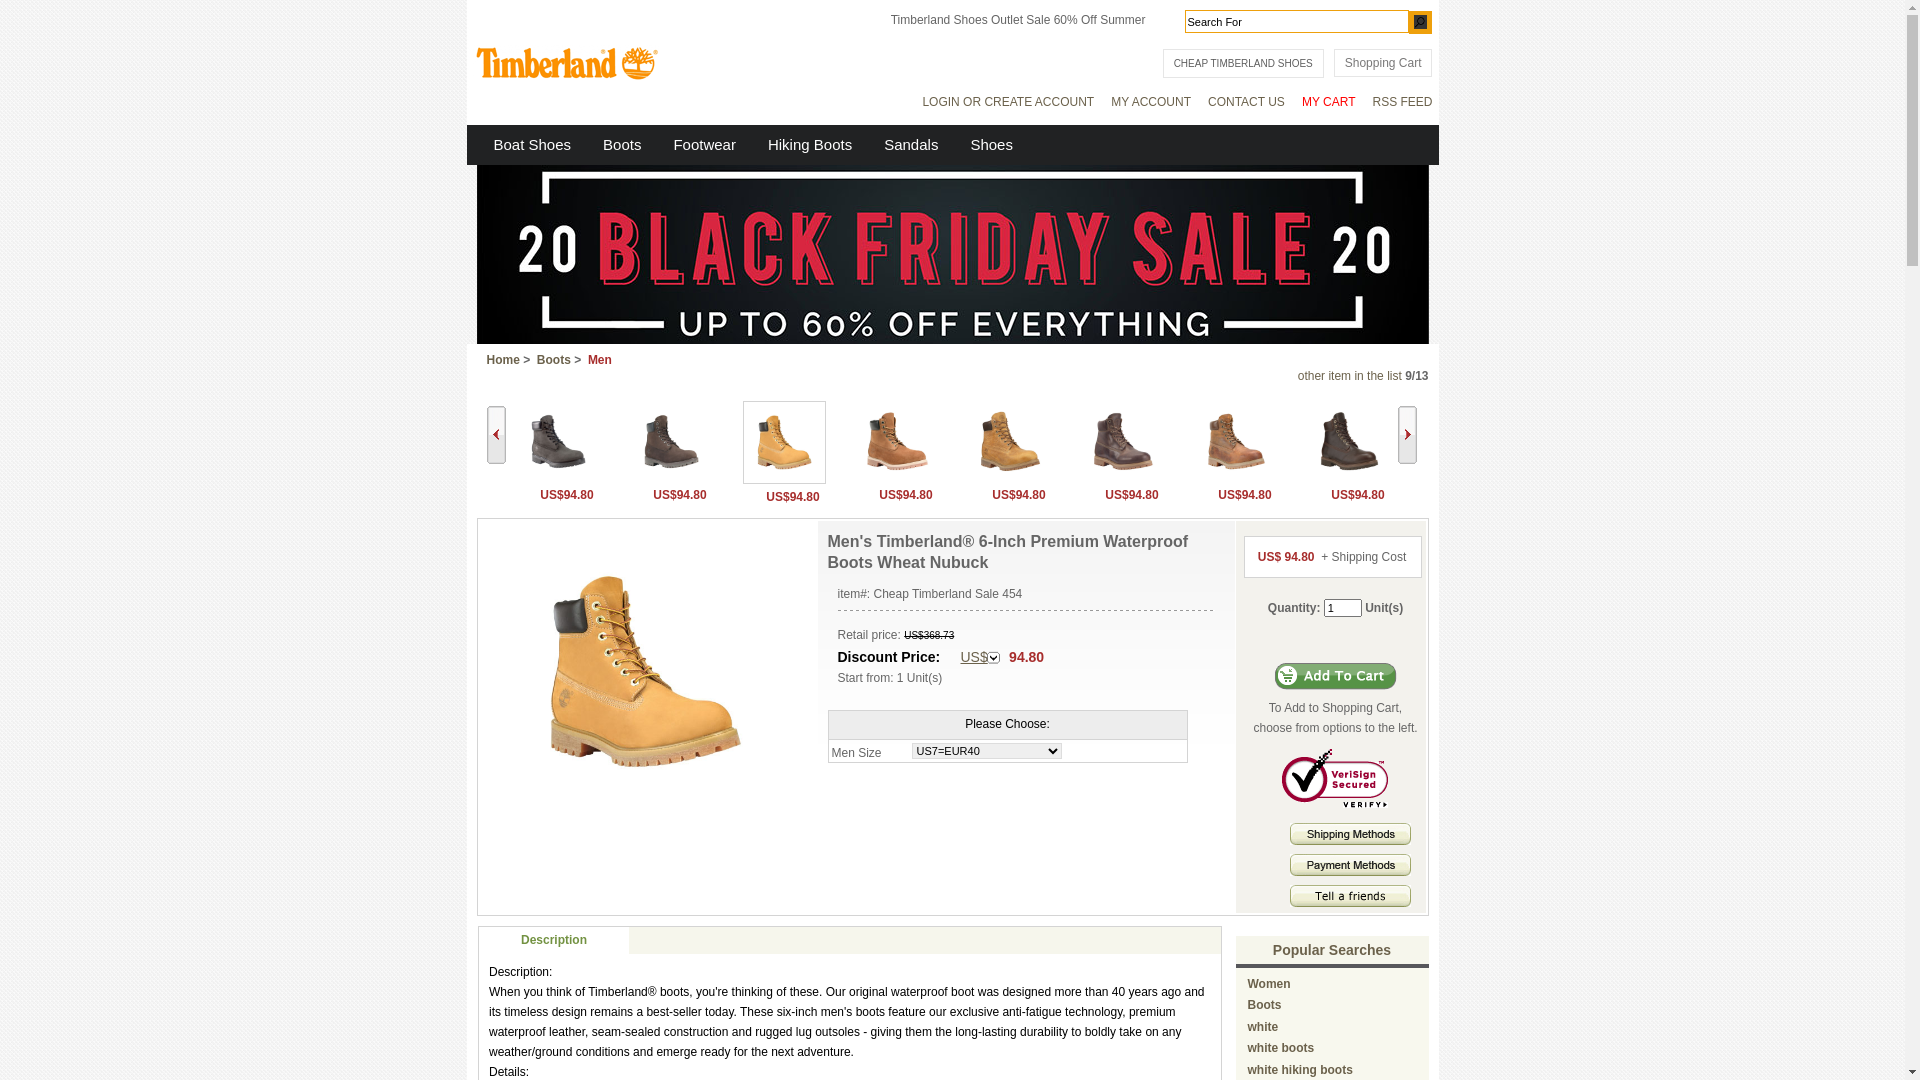 This screenshot has height=1080, width=1920. Describe the element at coordinates (1247, 982) in the screenshot. I see `'Women'` at that location.